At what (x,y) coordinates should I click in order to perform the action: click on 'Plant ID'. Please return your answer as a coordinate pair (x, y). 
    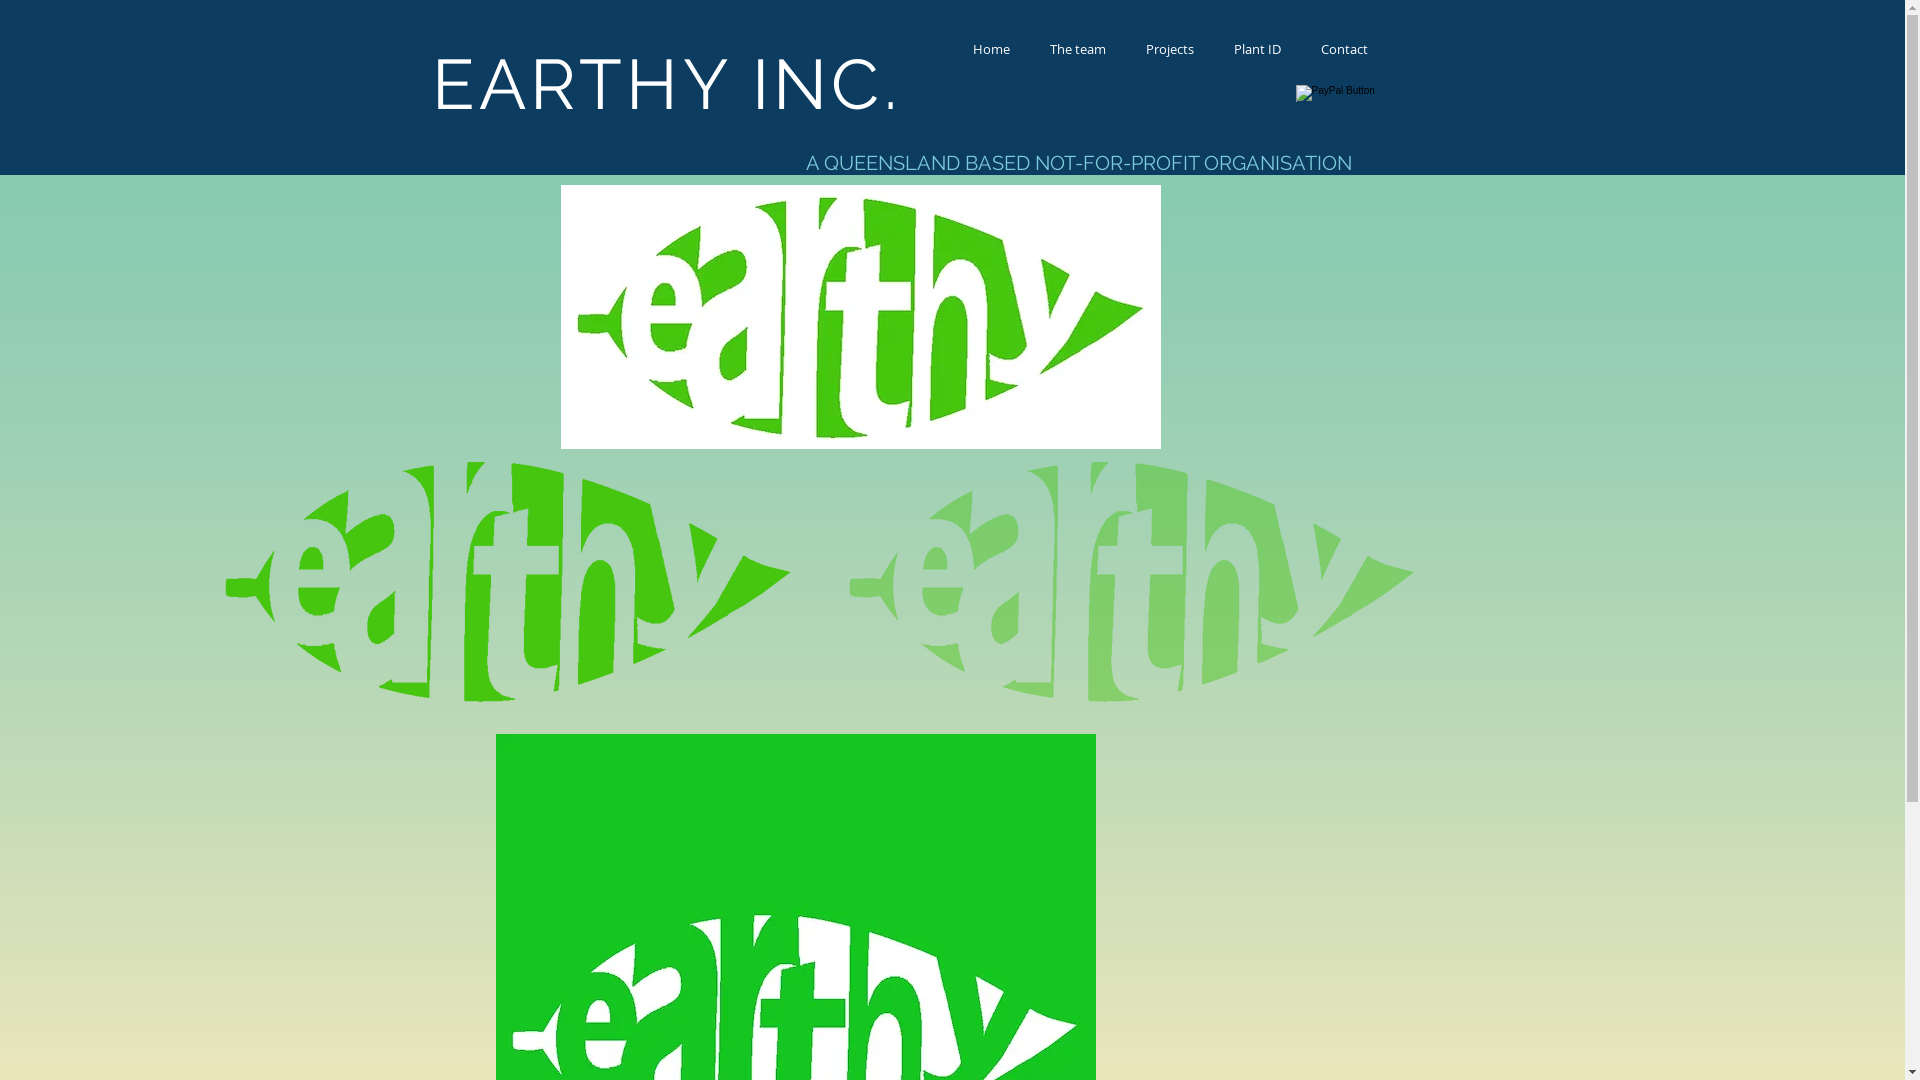
    Looking at the image, I should click on (1256, 48).